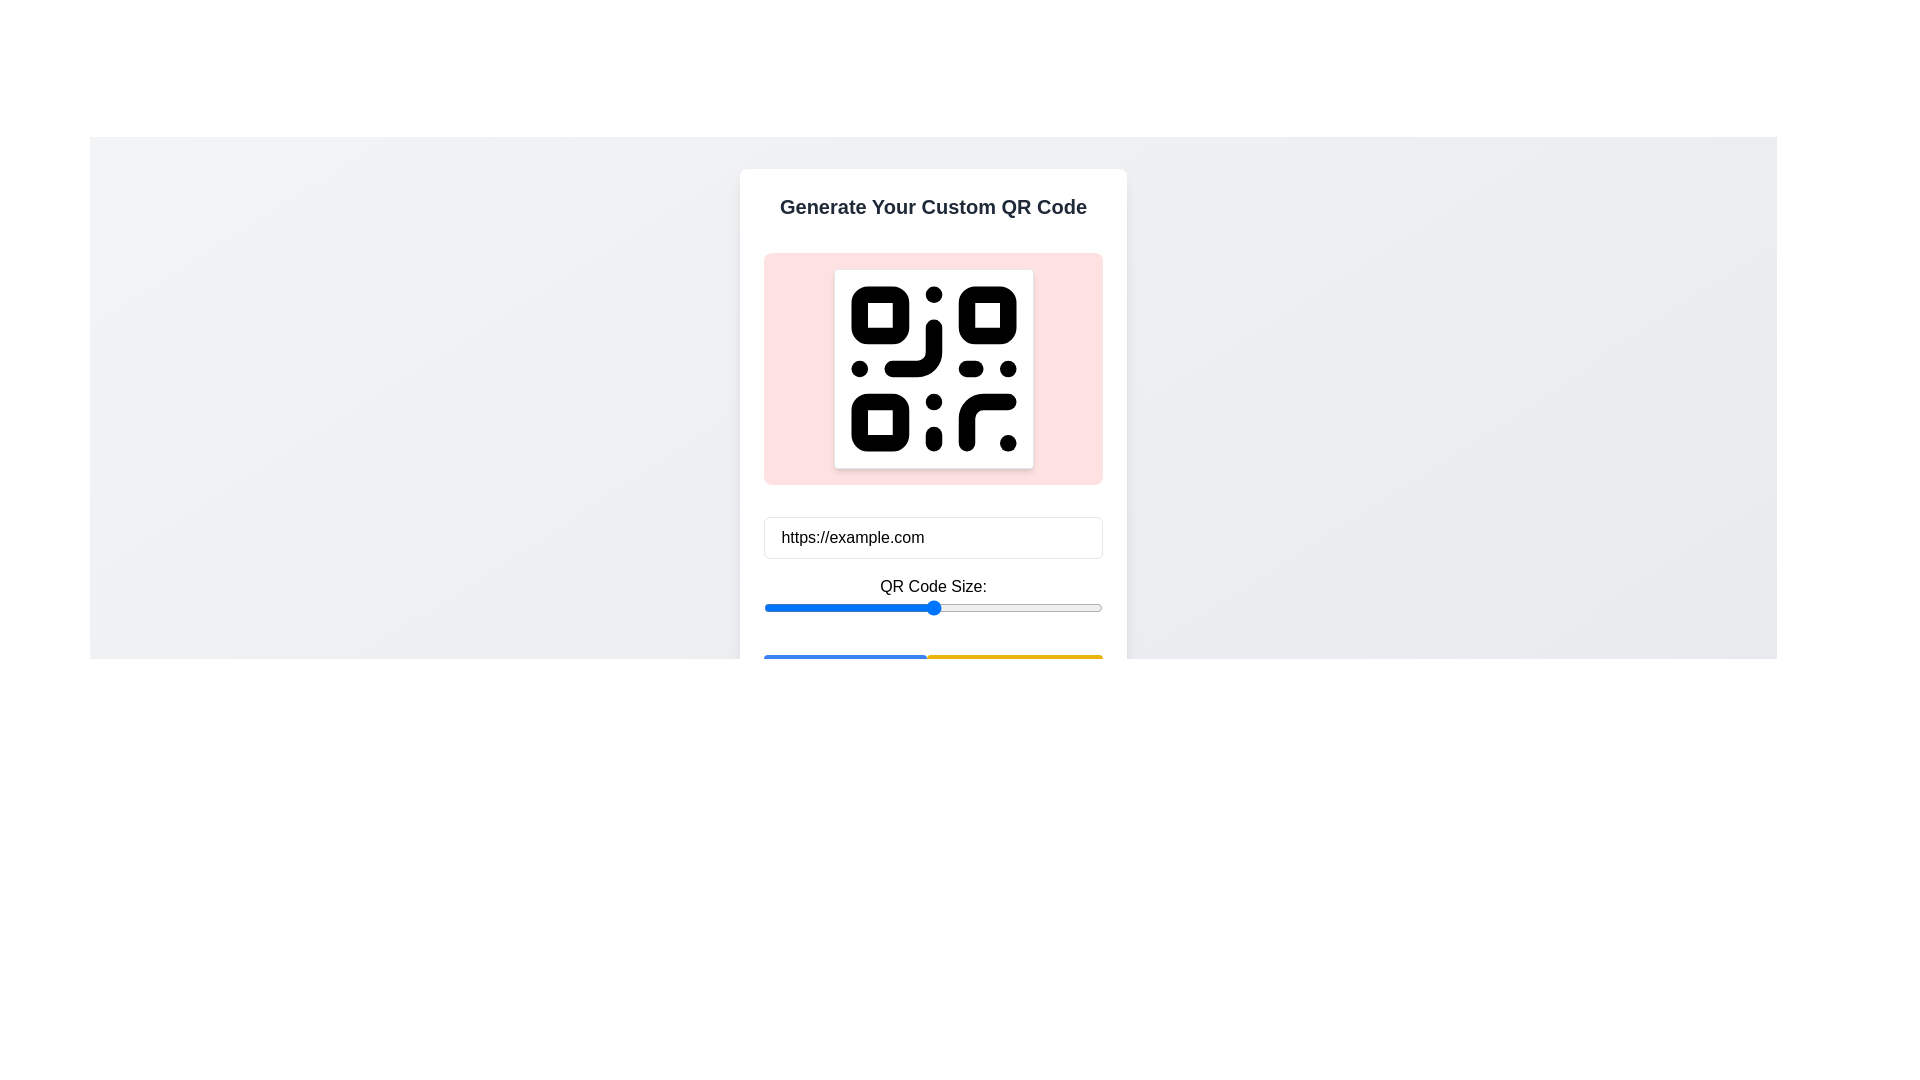 Image resolution: width=1920 pixels, height=1080 pixels. What do you see at coordinates (852, 607) in the screenshot?
I see `QR code size` at bounding box center [852, 607].